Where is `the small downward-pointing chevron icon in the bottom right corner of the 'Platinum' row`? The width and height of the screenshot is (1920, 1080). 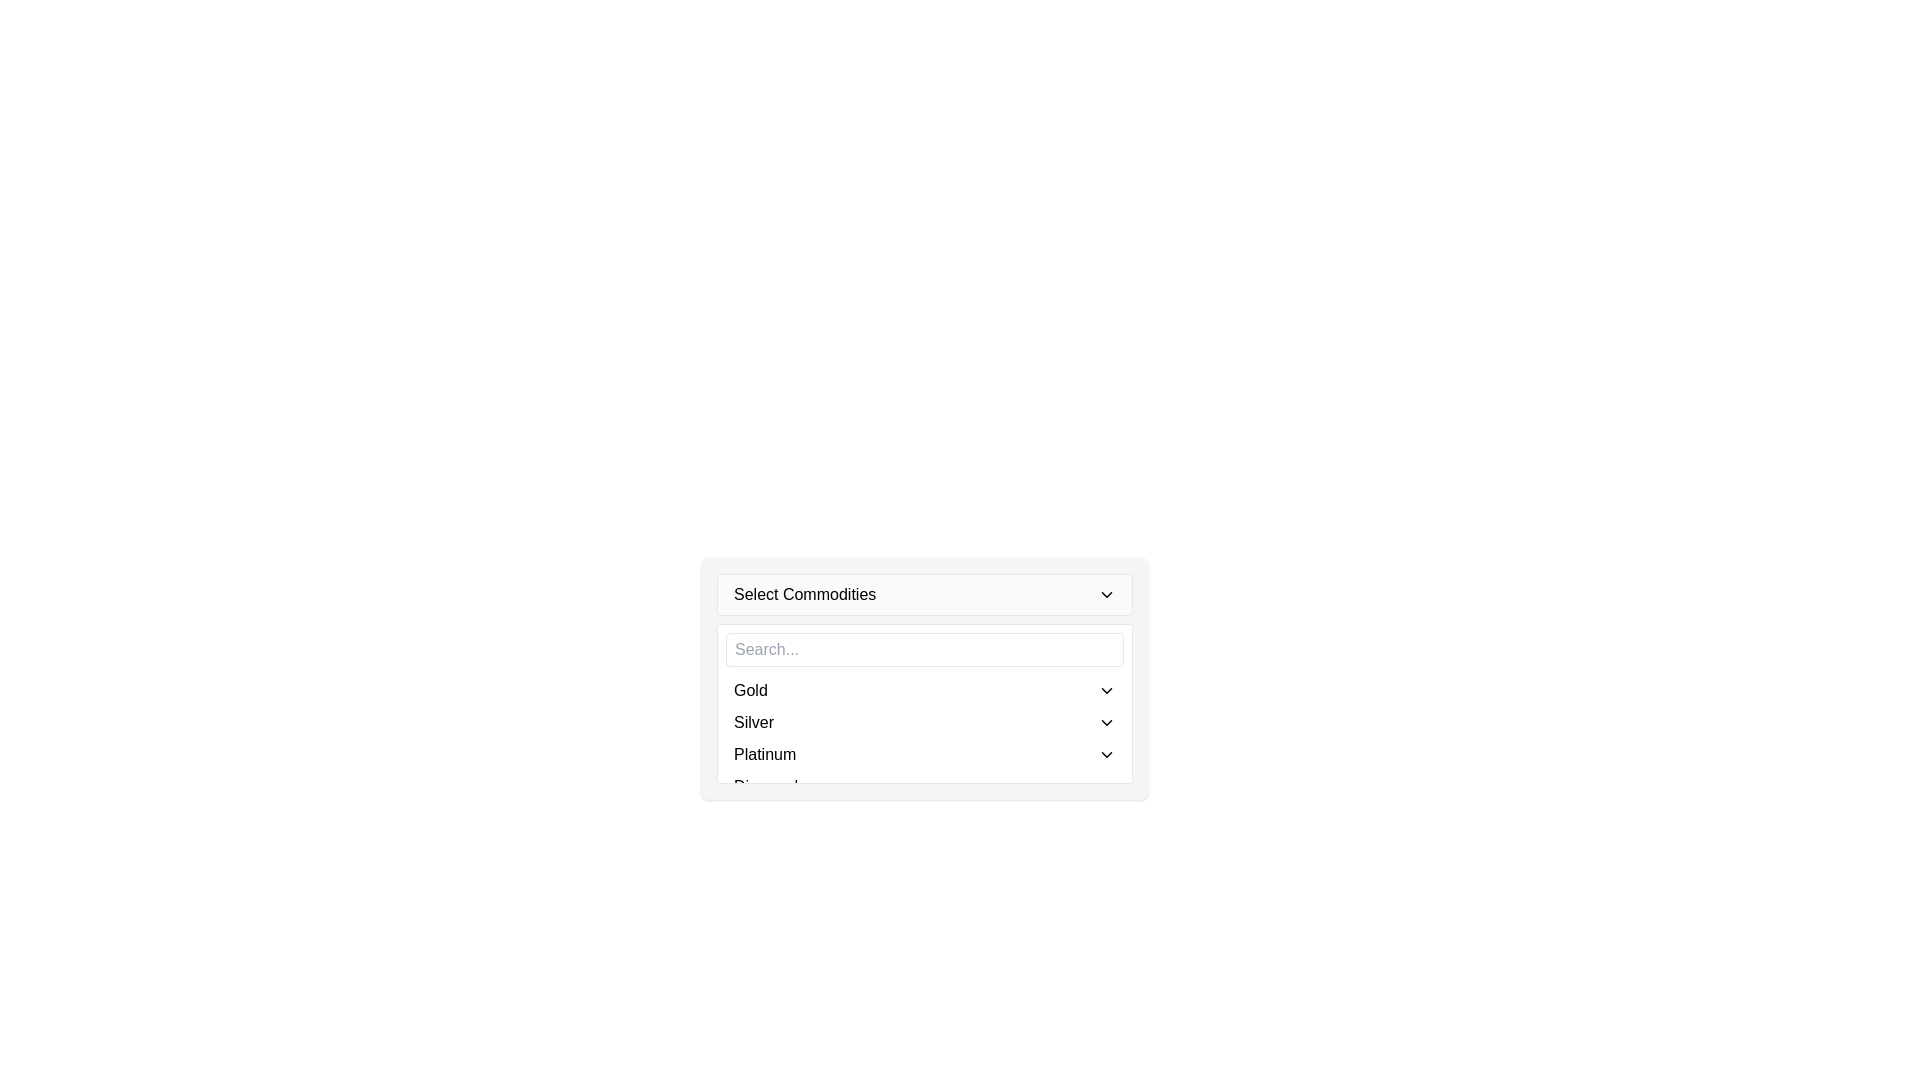
the small downward-pointing chevron icon in the bottom right corner of the 'Platinum' row is located at coordinates (1106, 755).